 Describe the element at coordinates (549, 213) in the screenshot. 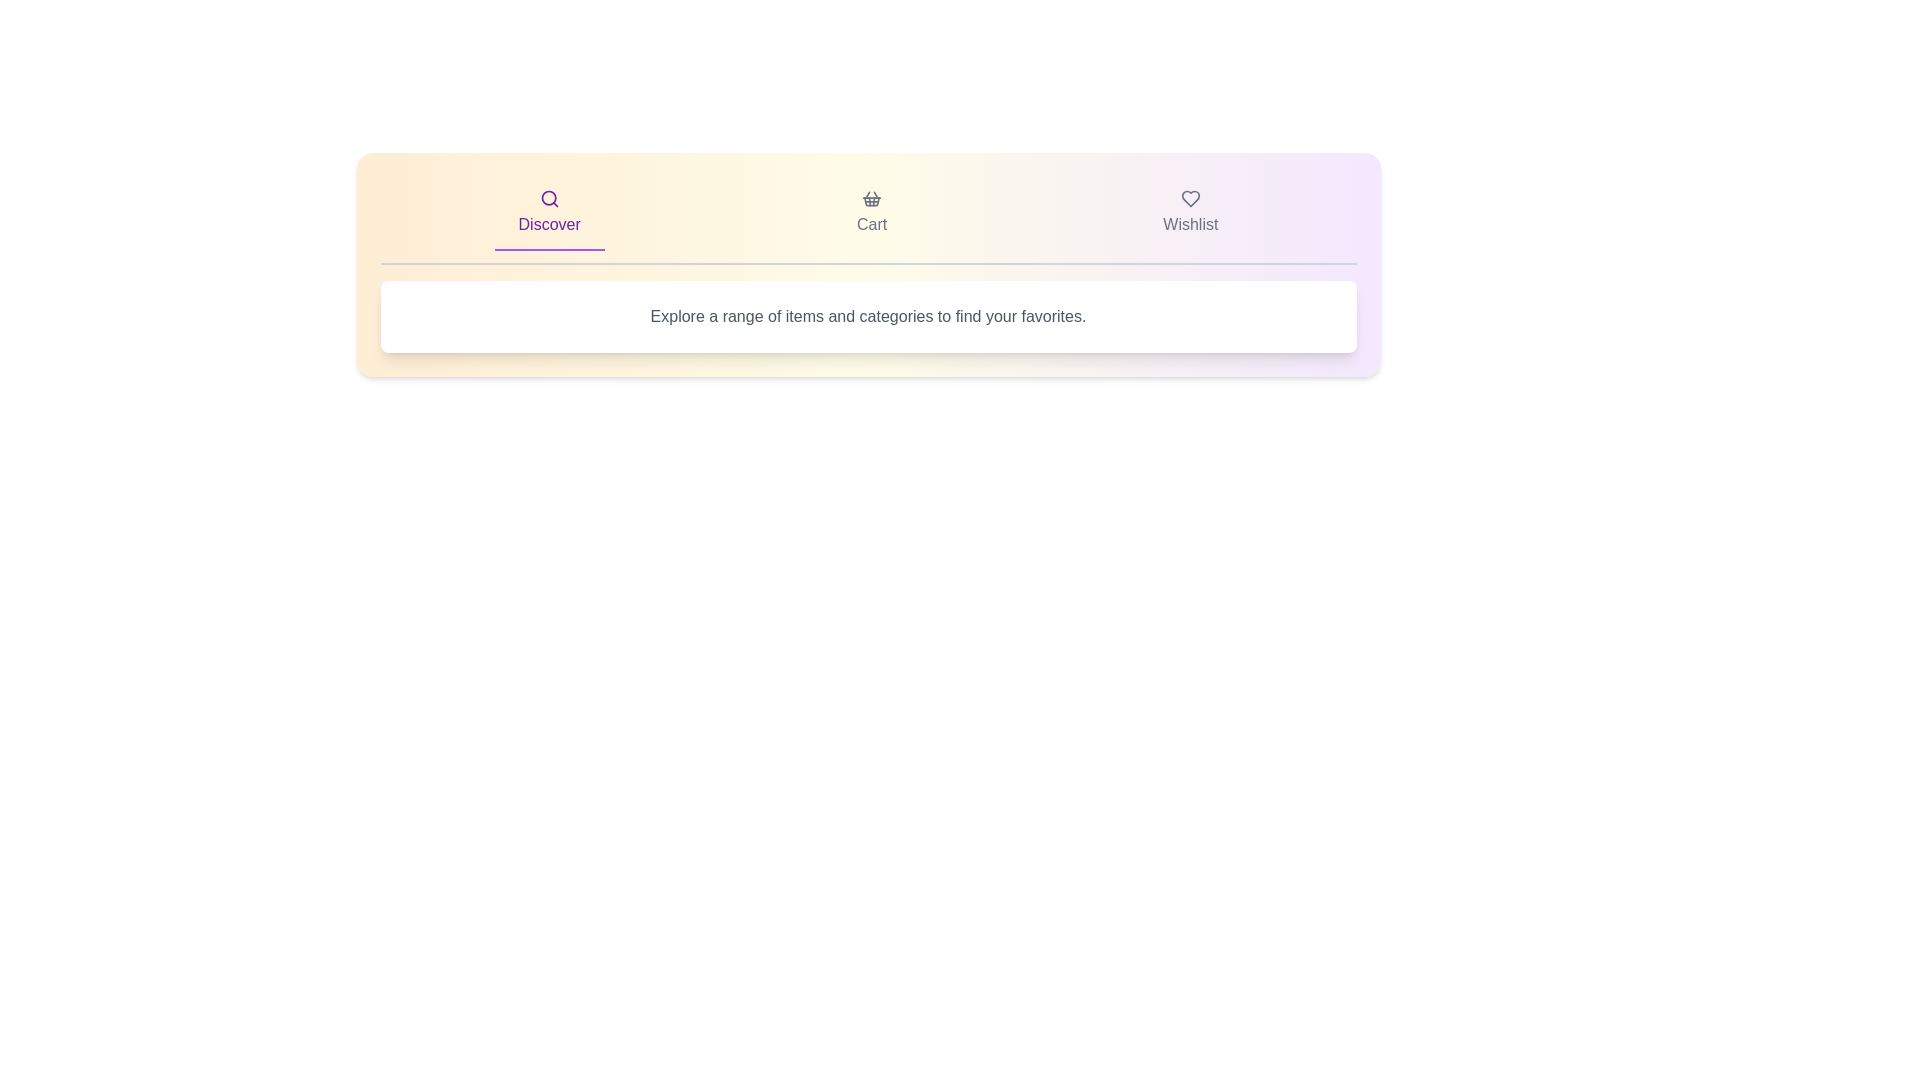

I see `the Discover tab to observe its hover effect` at that location.